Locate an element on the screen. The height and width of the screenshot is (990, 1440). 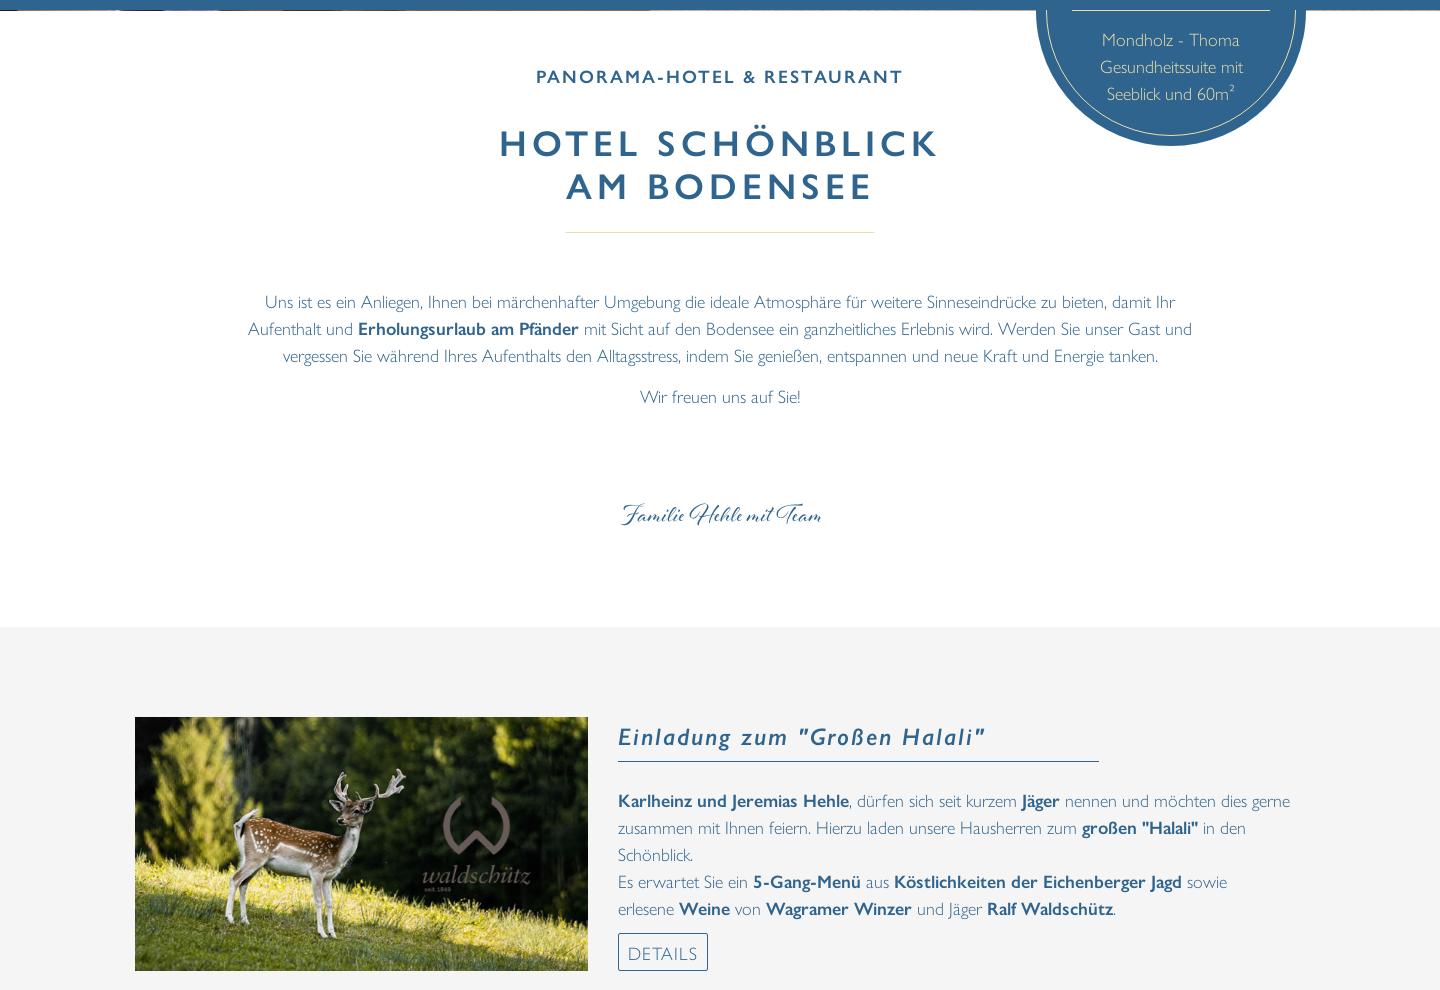
'in den Schönblick.' is located at coordinates (617, 838).